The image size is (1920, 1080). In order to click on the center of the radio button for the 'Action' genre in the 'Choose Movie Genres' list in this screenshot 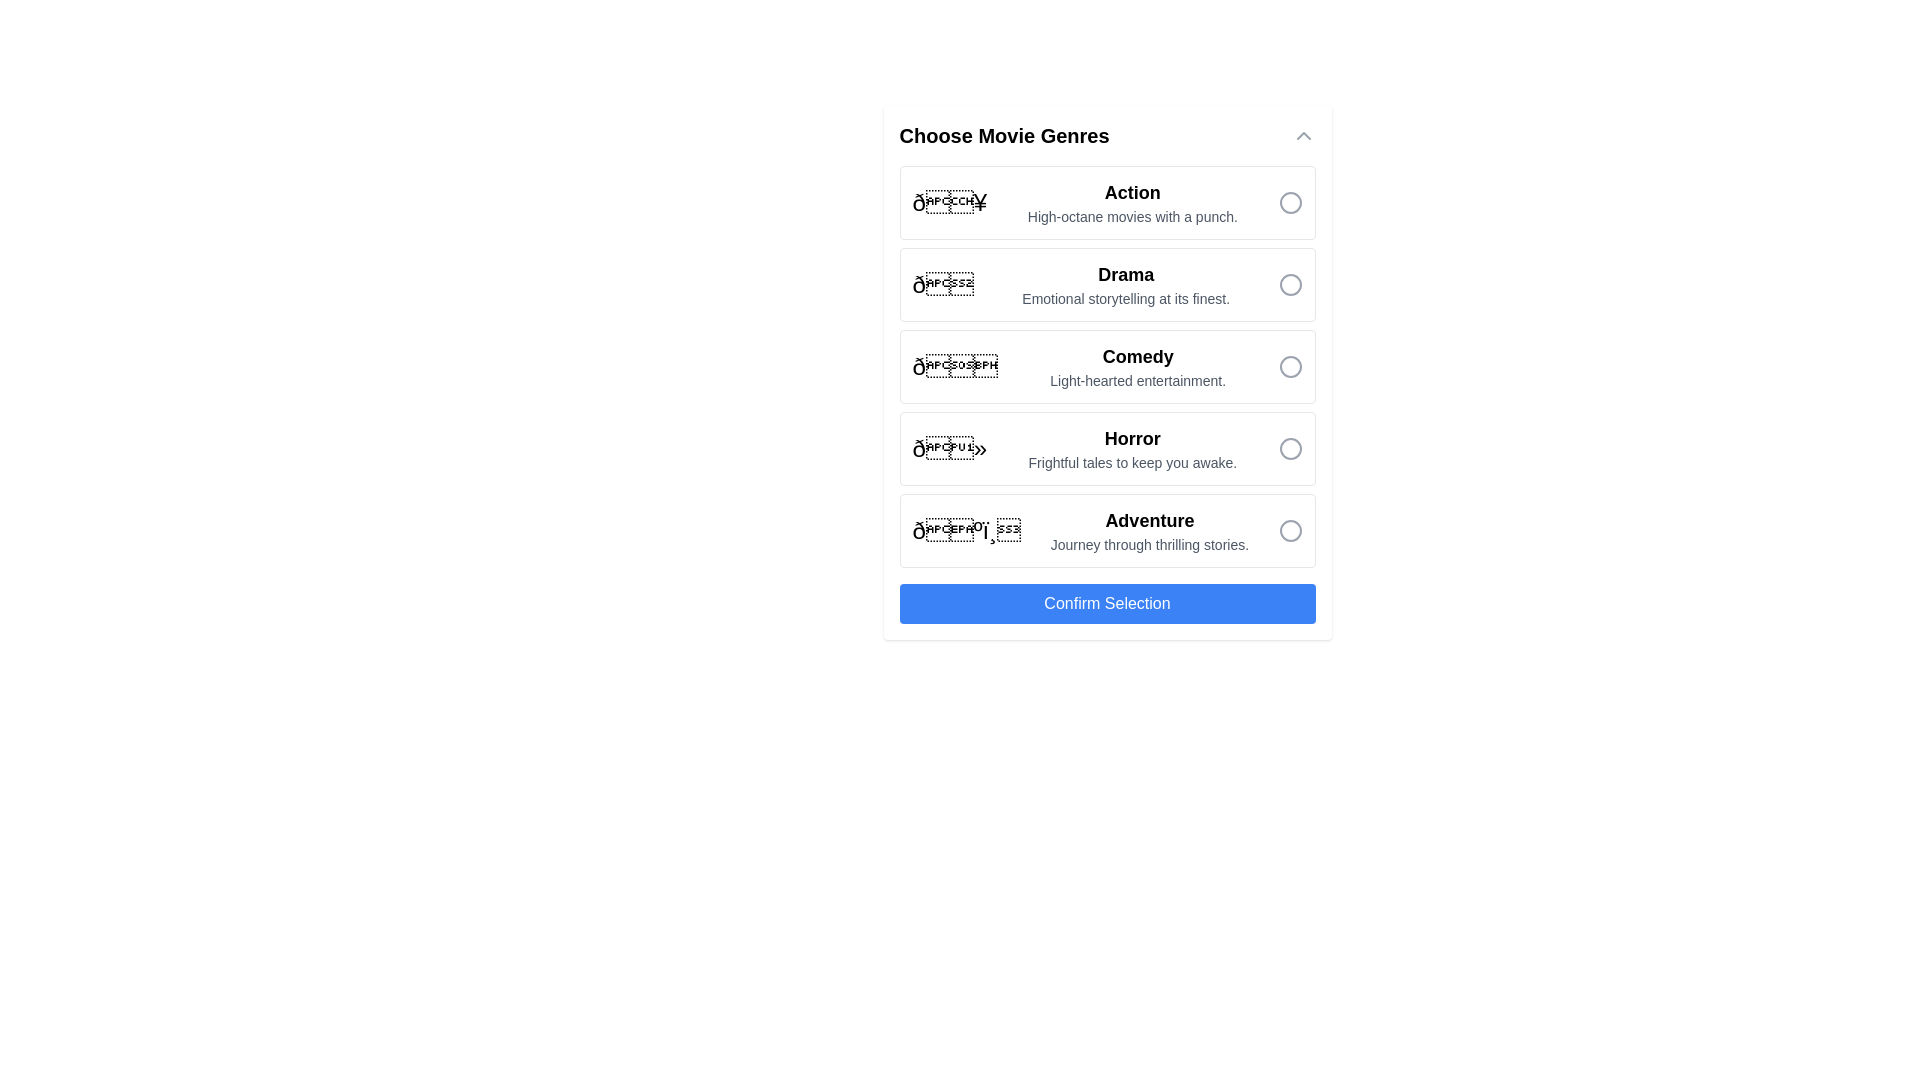, I will do `click(1290, 203)`.